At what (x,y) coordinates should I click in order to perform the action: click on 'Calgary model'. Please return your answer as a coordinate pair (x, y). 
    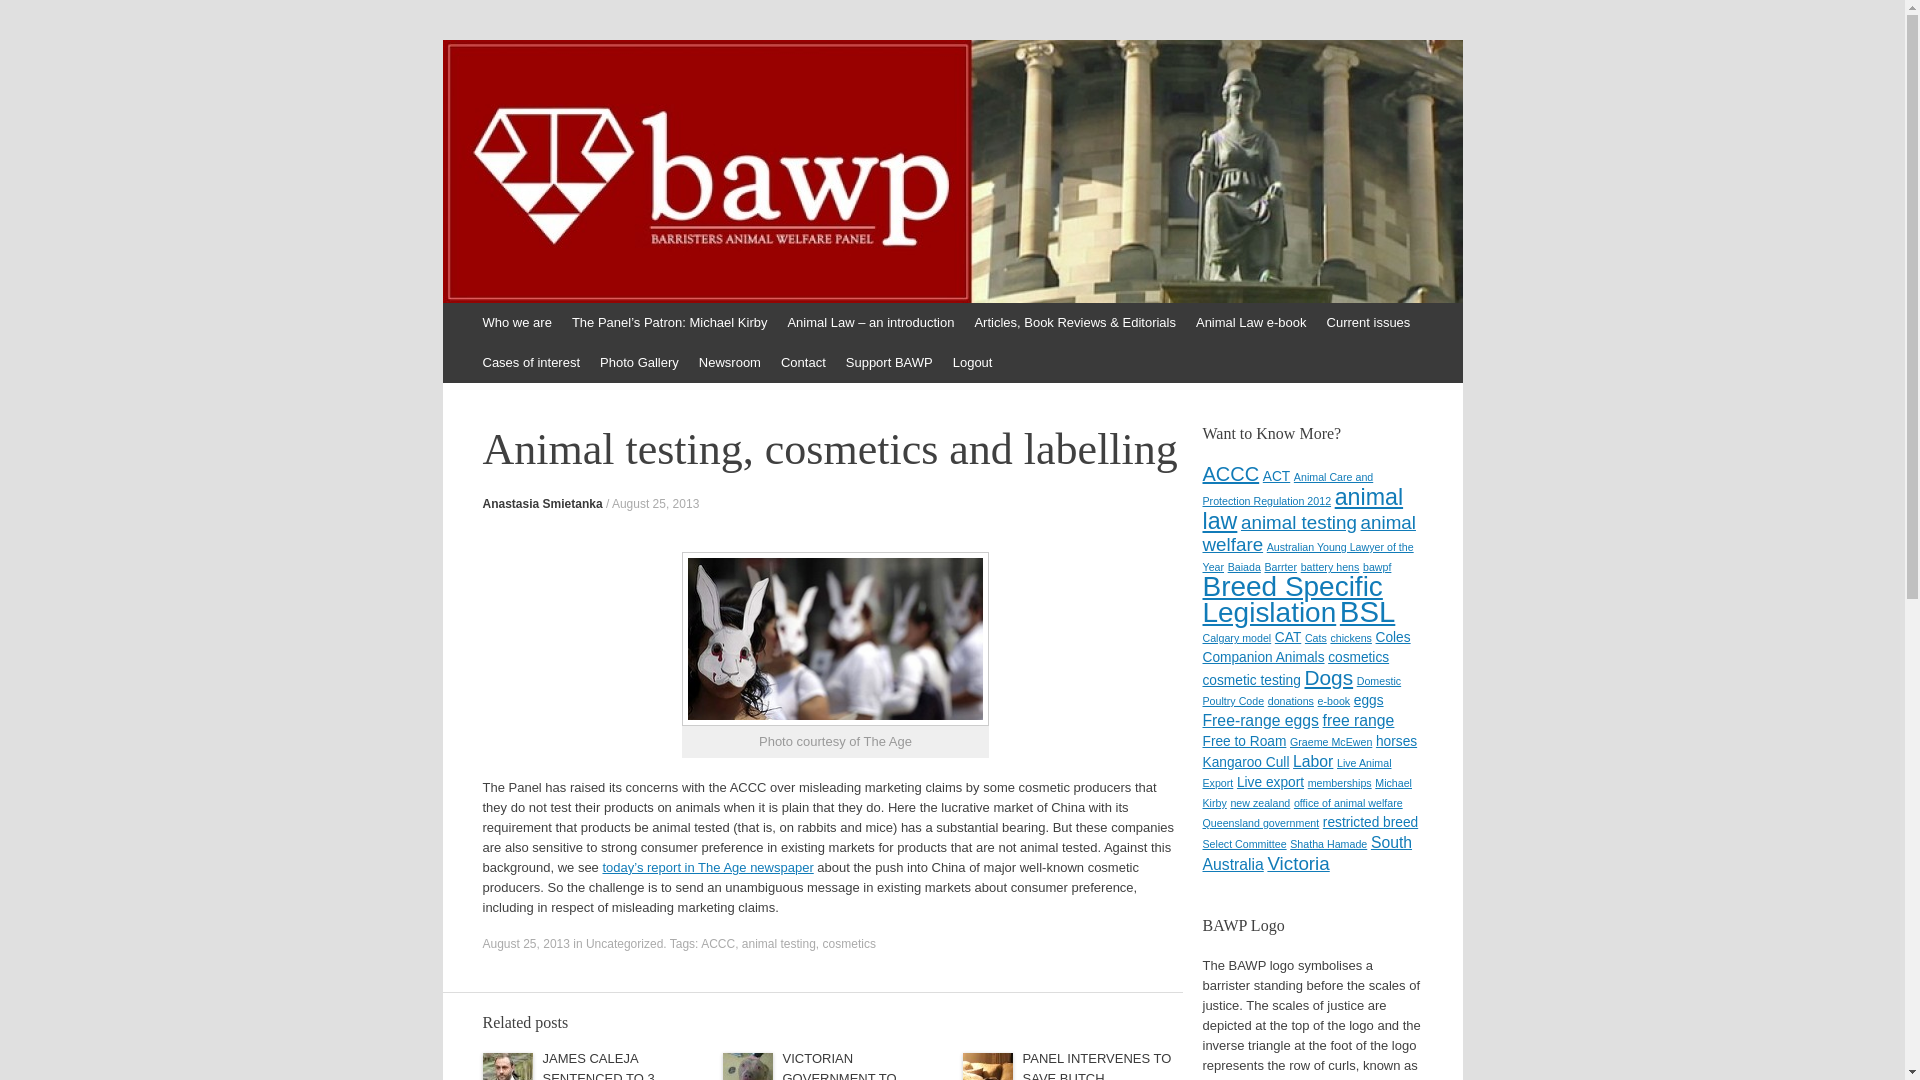
    Looking at the image, I should click on (1235, 637).